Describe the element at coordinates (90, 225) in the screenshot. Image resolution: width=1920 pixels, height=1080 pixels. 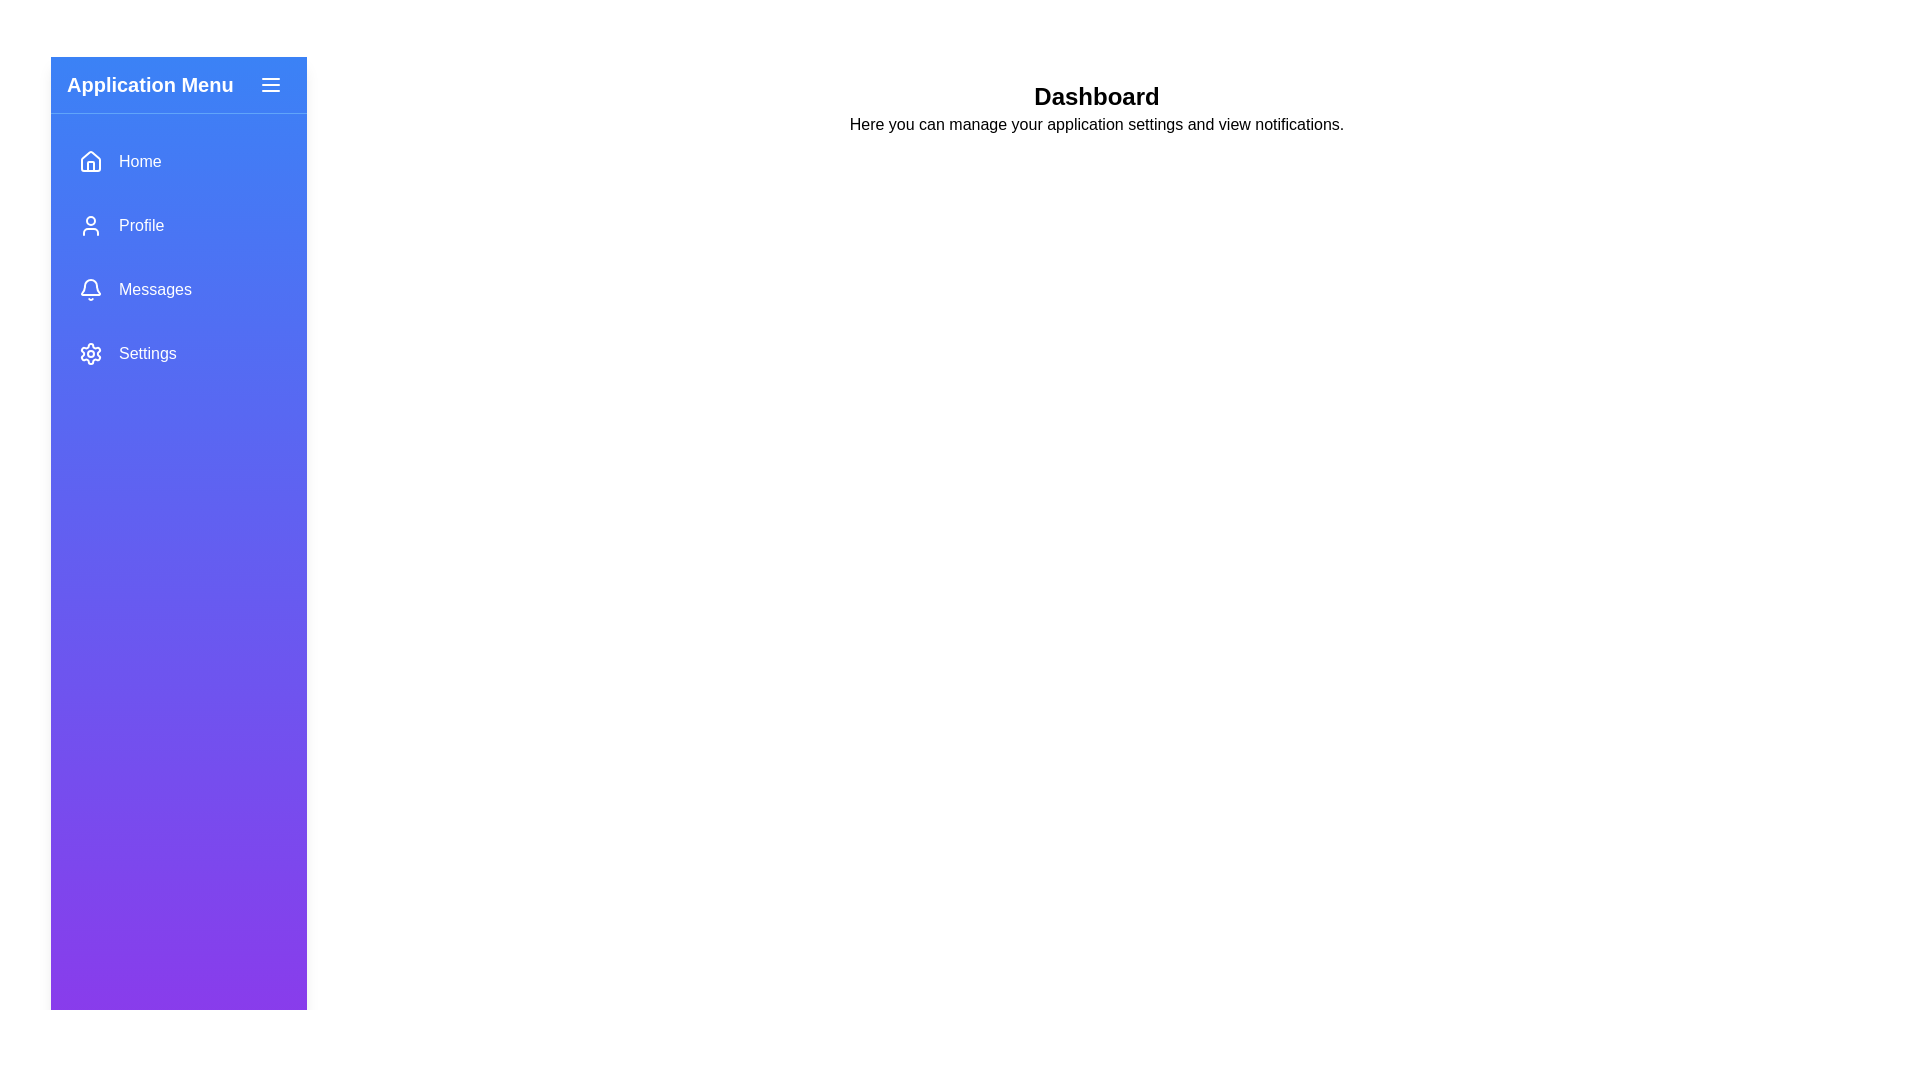
I see `the 'Profile' icon located in the vertical navigation menu, positioned to the left of the 'Profile' text` at that location.